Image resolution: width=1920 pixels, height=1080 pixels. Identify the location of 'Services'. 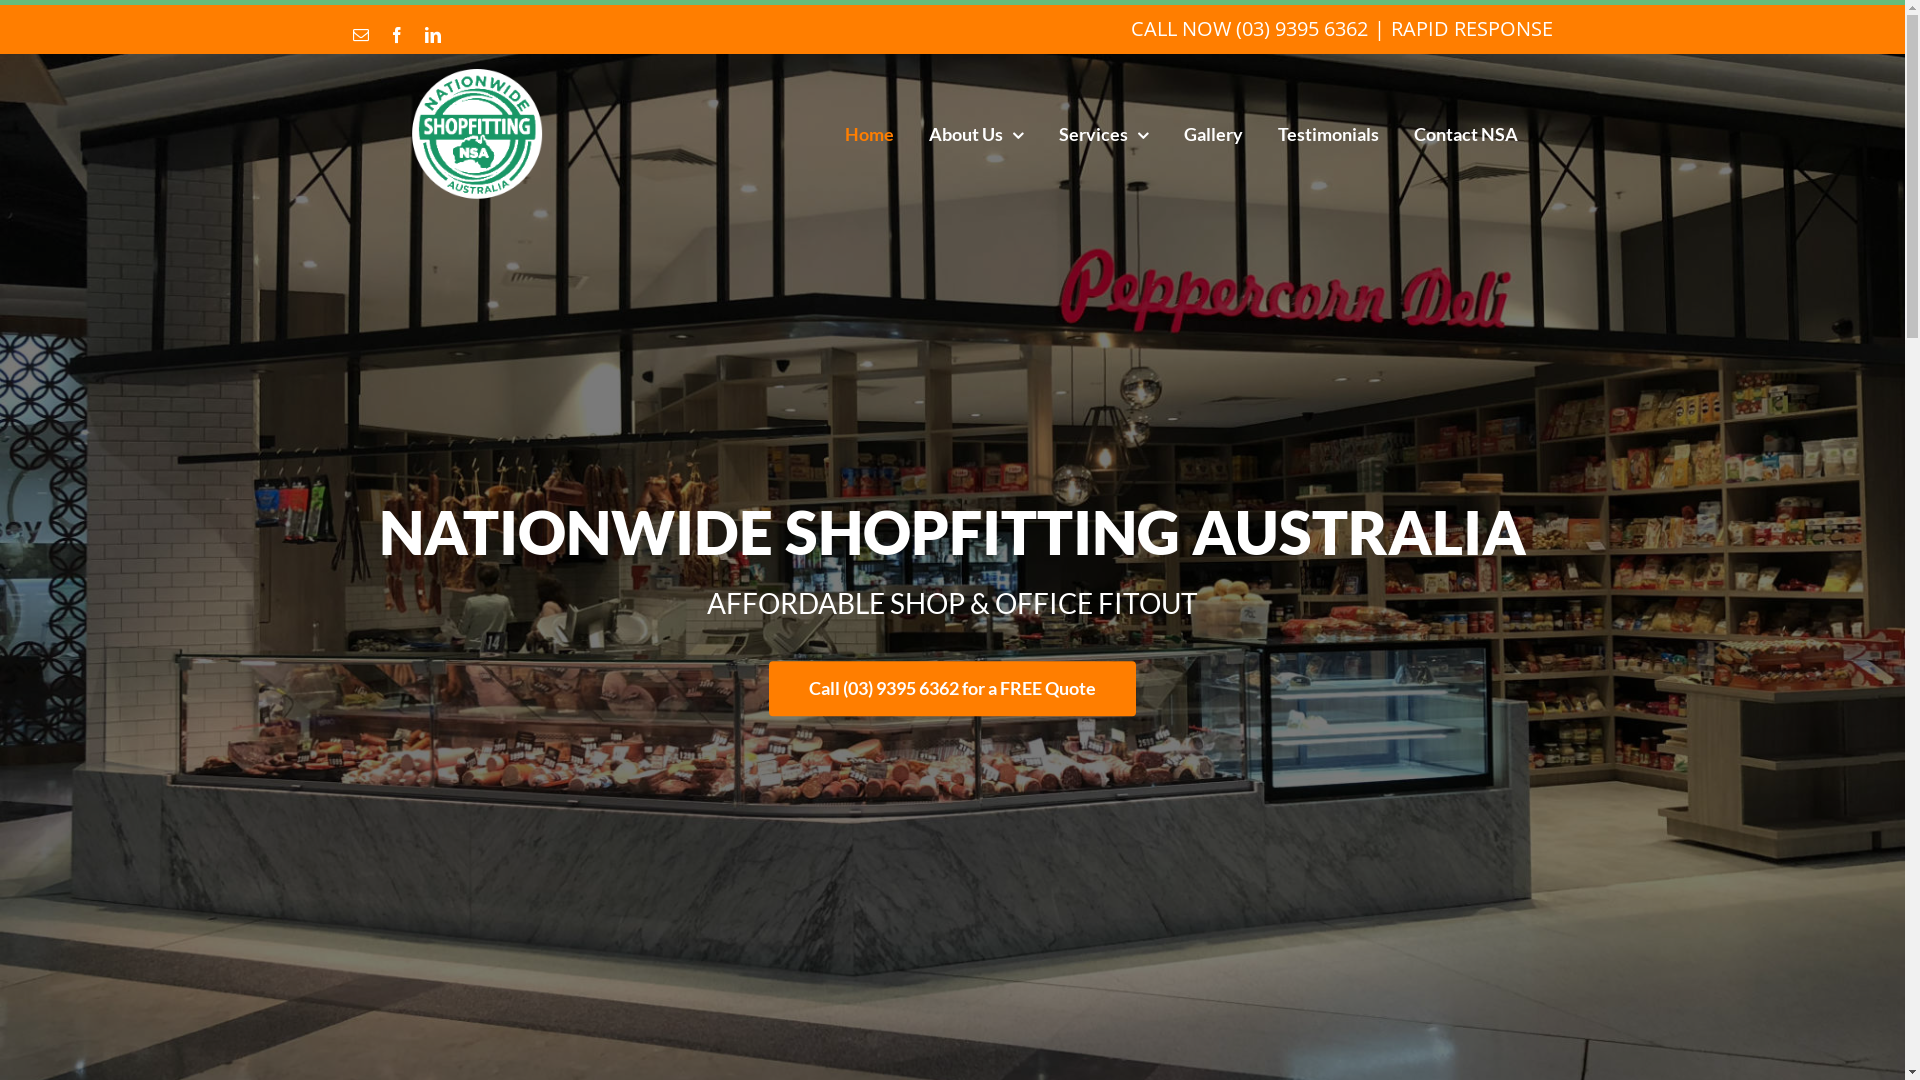
(1102, 134).